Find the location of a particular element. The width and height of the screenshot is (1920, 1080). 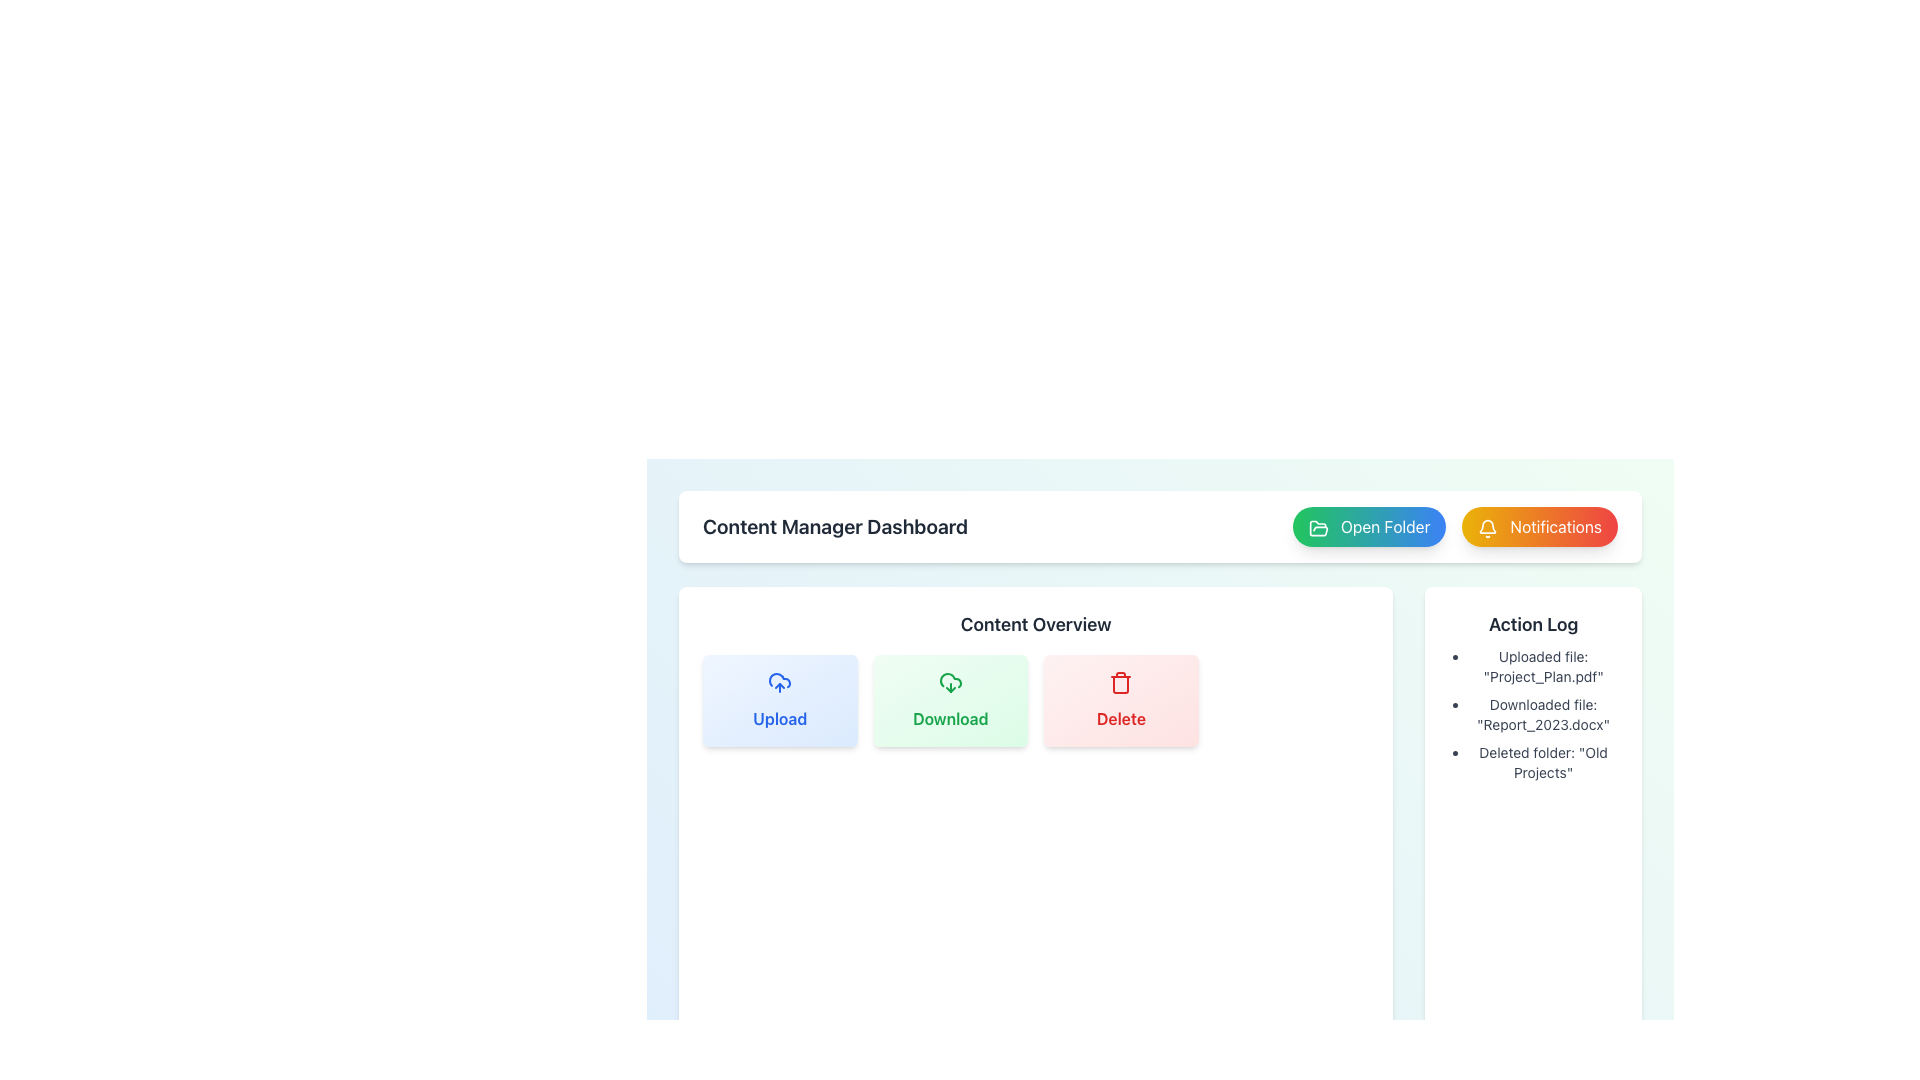

the 'Open Folder' button styled with a green to blue gradient is located at coordinates (1455, 526).